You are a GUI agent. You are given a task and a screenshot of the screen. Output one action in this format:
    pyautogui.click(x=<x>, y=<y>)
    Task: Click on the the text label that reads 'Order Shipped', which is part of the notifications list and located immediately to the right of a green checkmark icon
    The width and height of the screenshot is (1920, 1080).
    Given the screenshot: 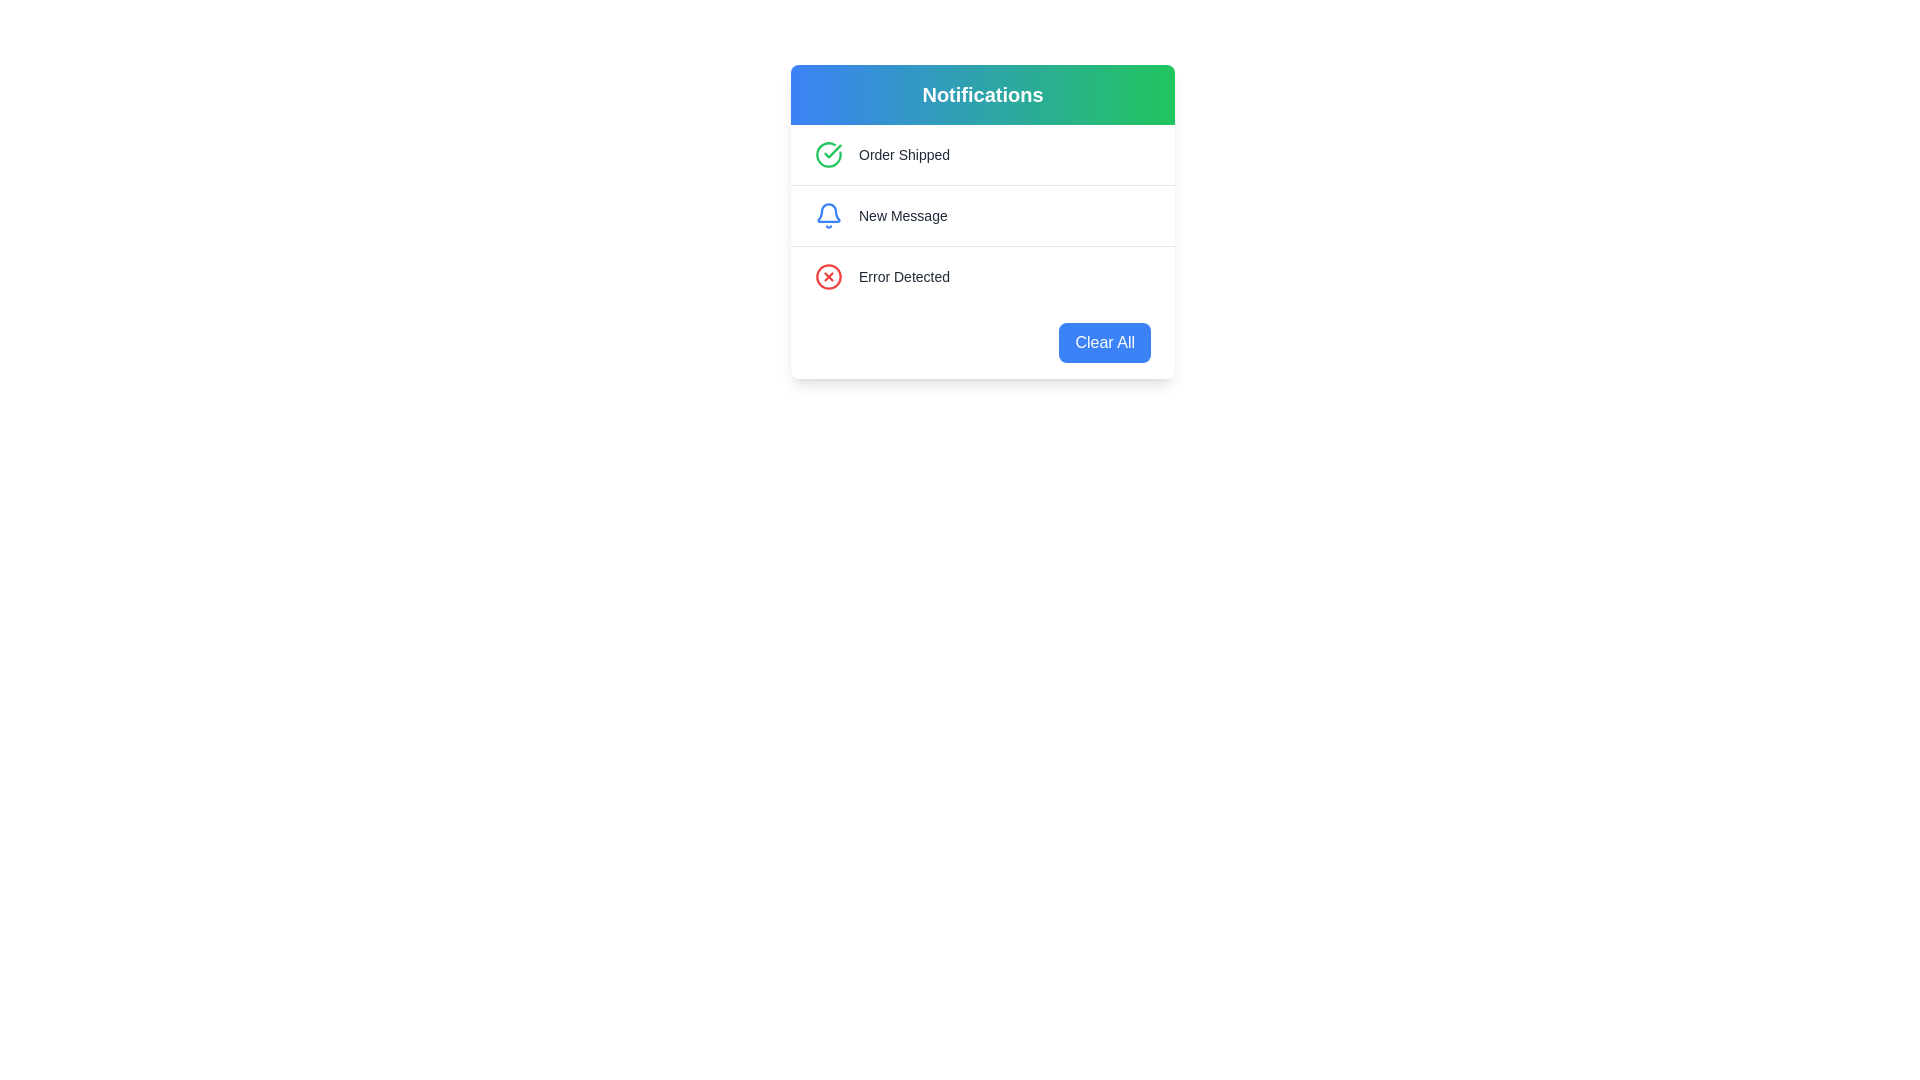 What is the action you would take?
    pyautogui.click(x=903, y=153)
    